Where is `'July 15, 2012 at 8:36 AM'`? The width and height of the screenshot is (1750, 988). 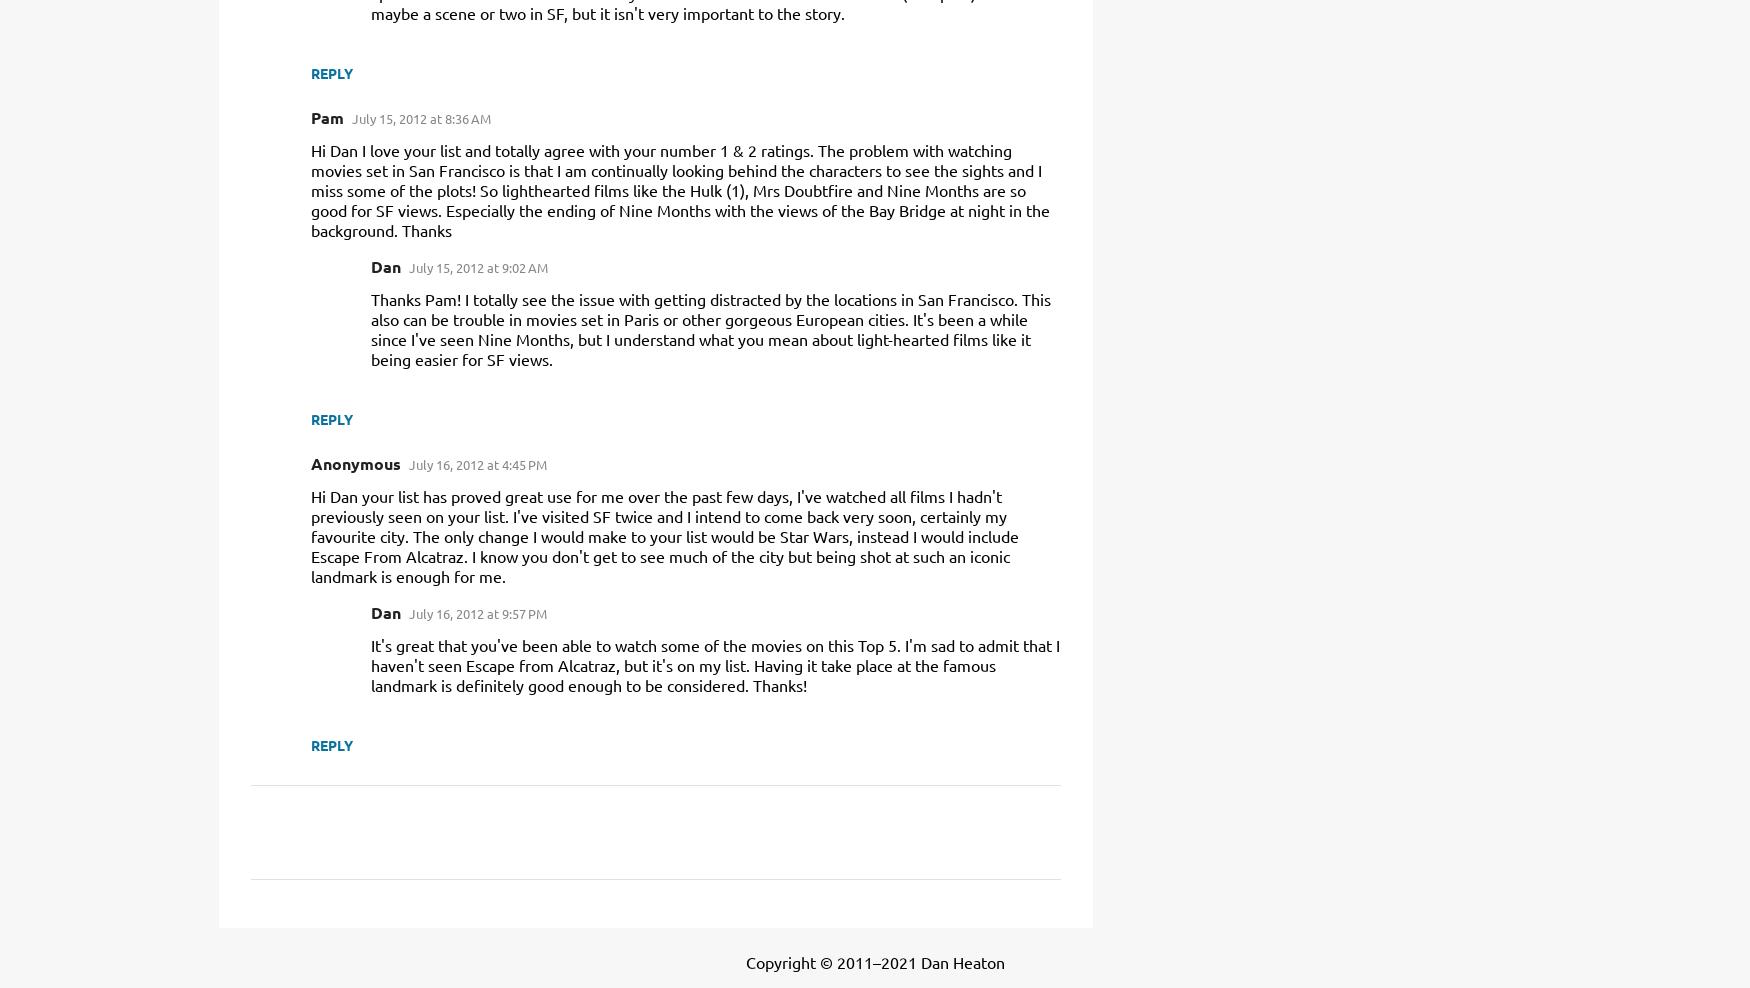 'July 15, 2012 at 8:36 AM' is located at coordinates (351, 118).